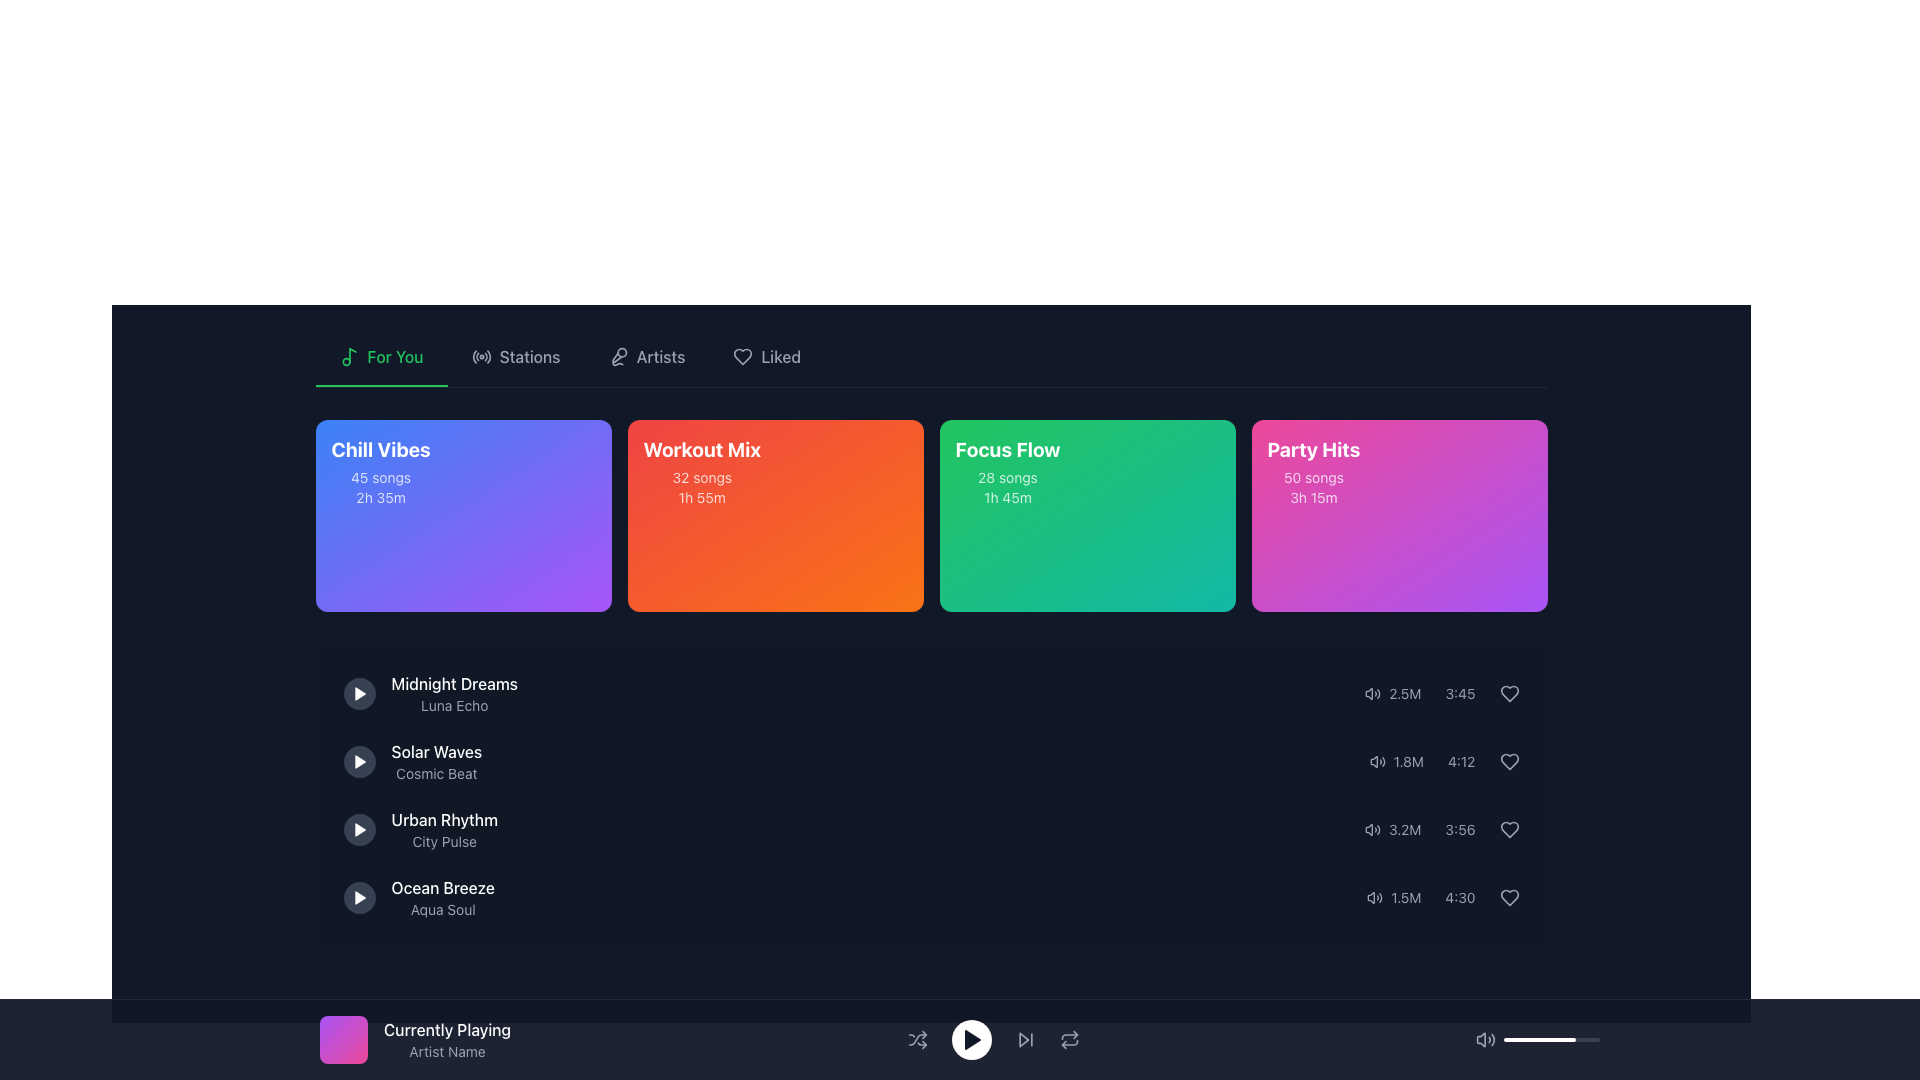 Image resolution: width=1920 pixels, height=1080 pixels. Describe the element at coordinates (661, 356) in the screenshot. I see `the 'Artists' text in the navigation bar` at that location.